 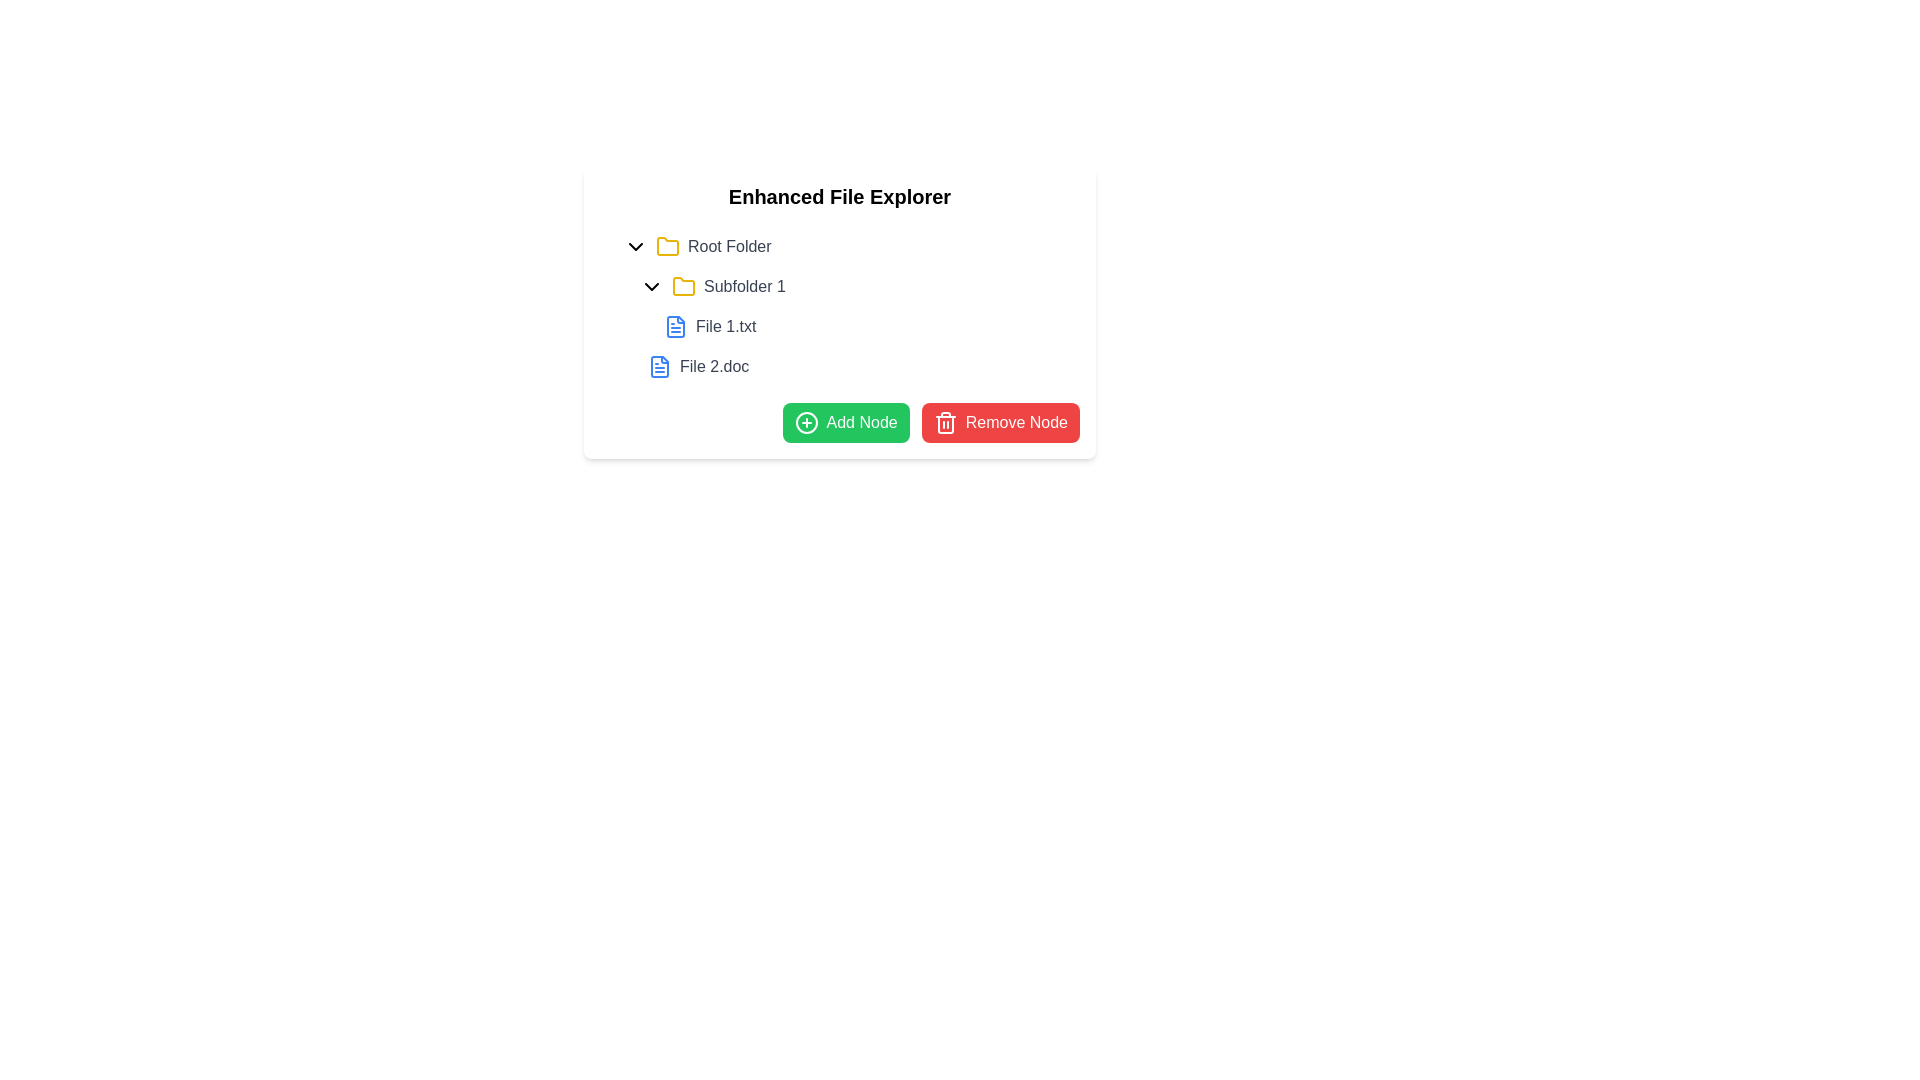 What do you see at coordinates (848, 245) in the screenshot?
I see `the 'Root Folder' entry in the file explorer` at bounding box center [848, 245].